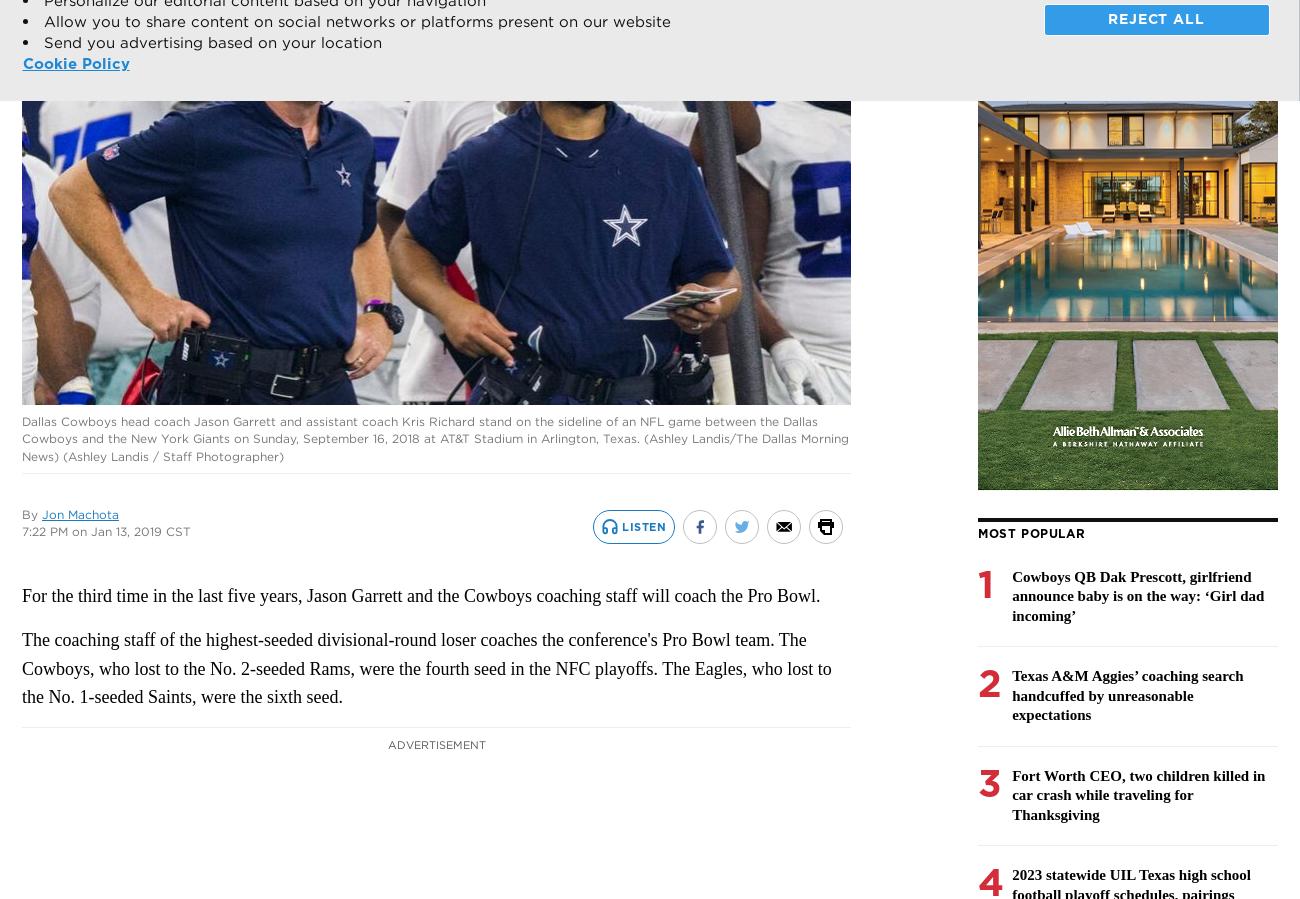  Describe the element at coordinates (1031, 532) in the screenshot. I see `'Most Popular'` at that location.